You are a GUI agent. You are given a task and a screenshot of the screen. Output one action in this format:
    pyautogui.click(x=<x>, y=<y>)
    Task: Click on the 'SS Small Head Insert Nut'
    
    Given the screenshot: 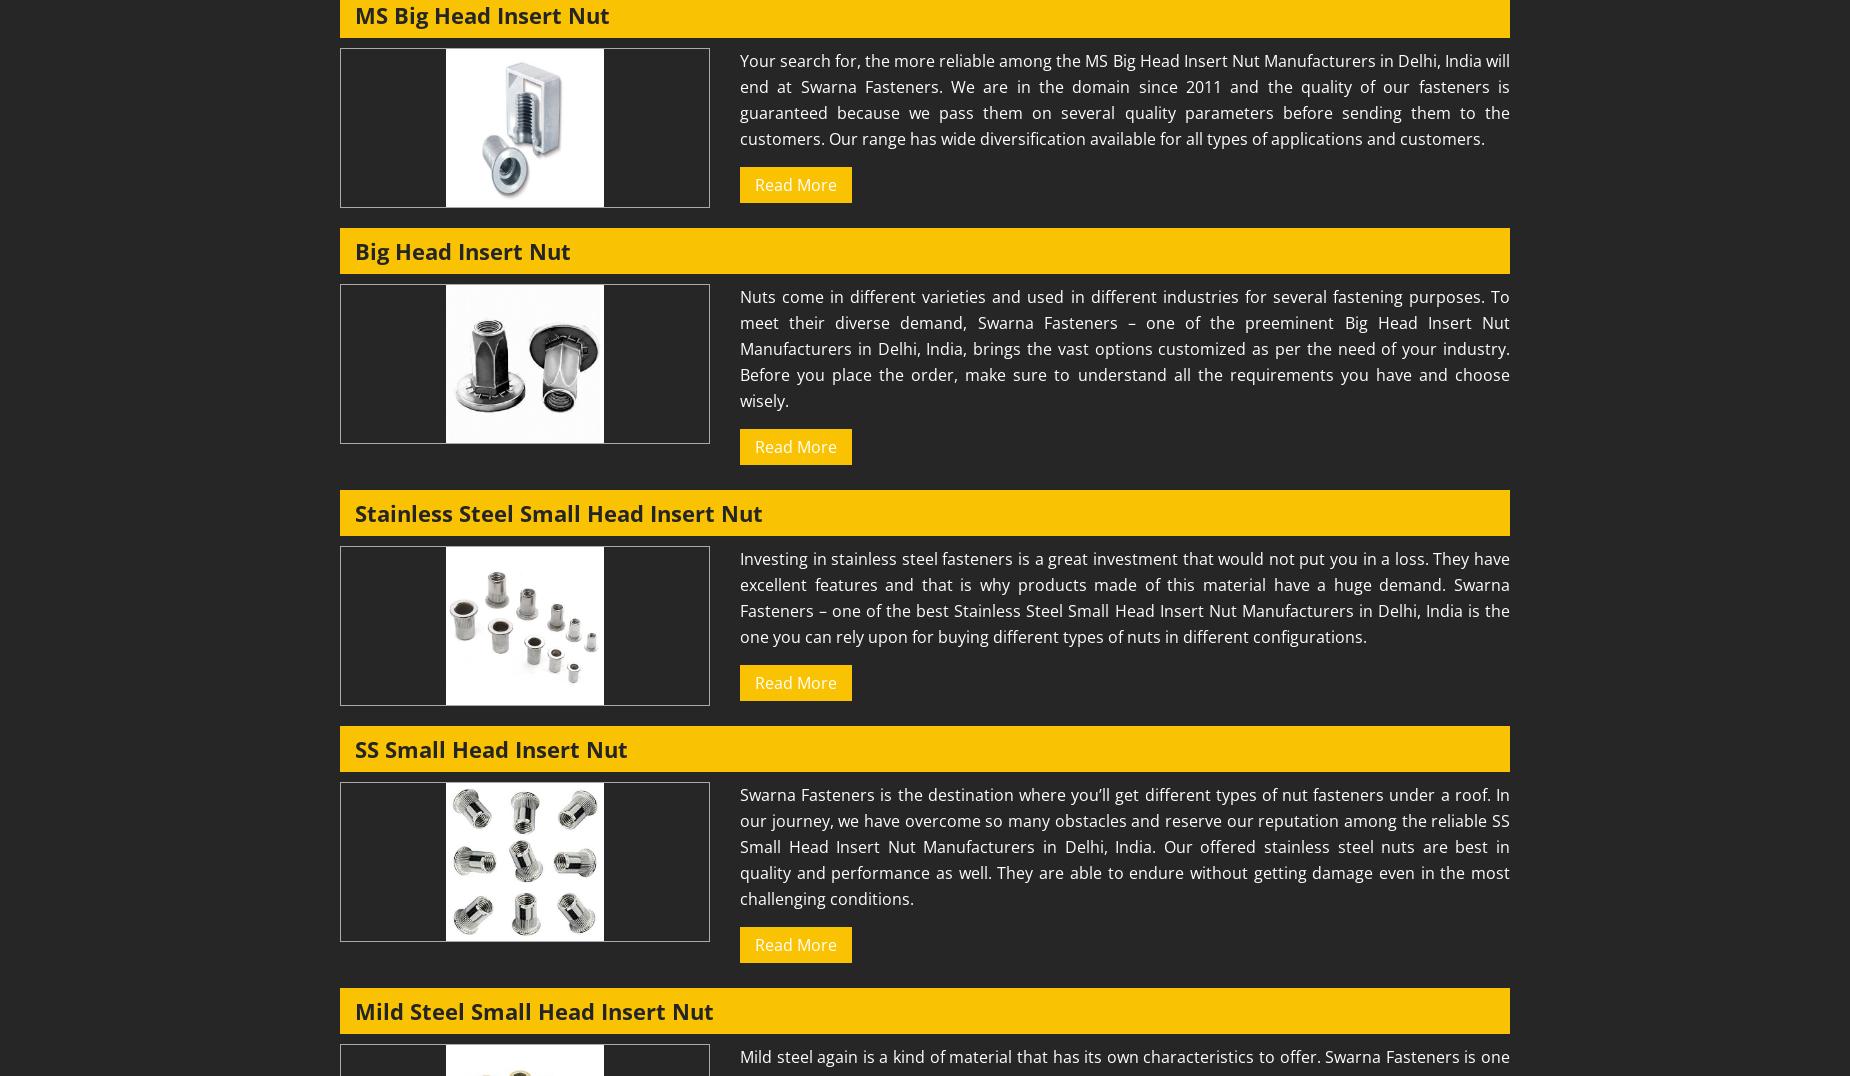 What is the action you would take?
    pyautogui.click(x=491, y=748)
    